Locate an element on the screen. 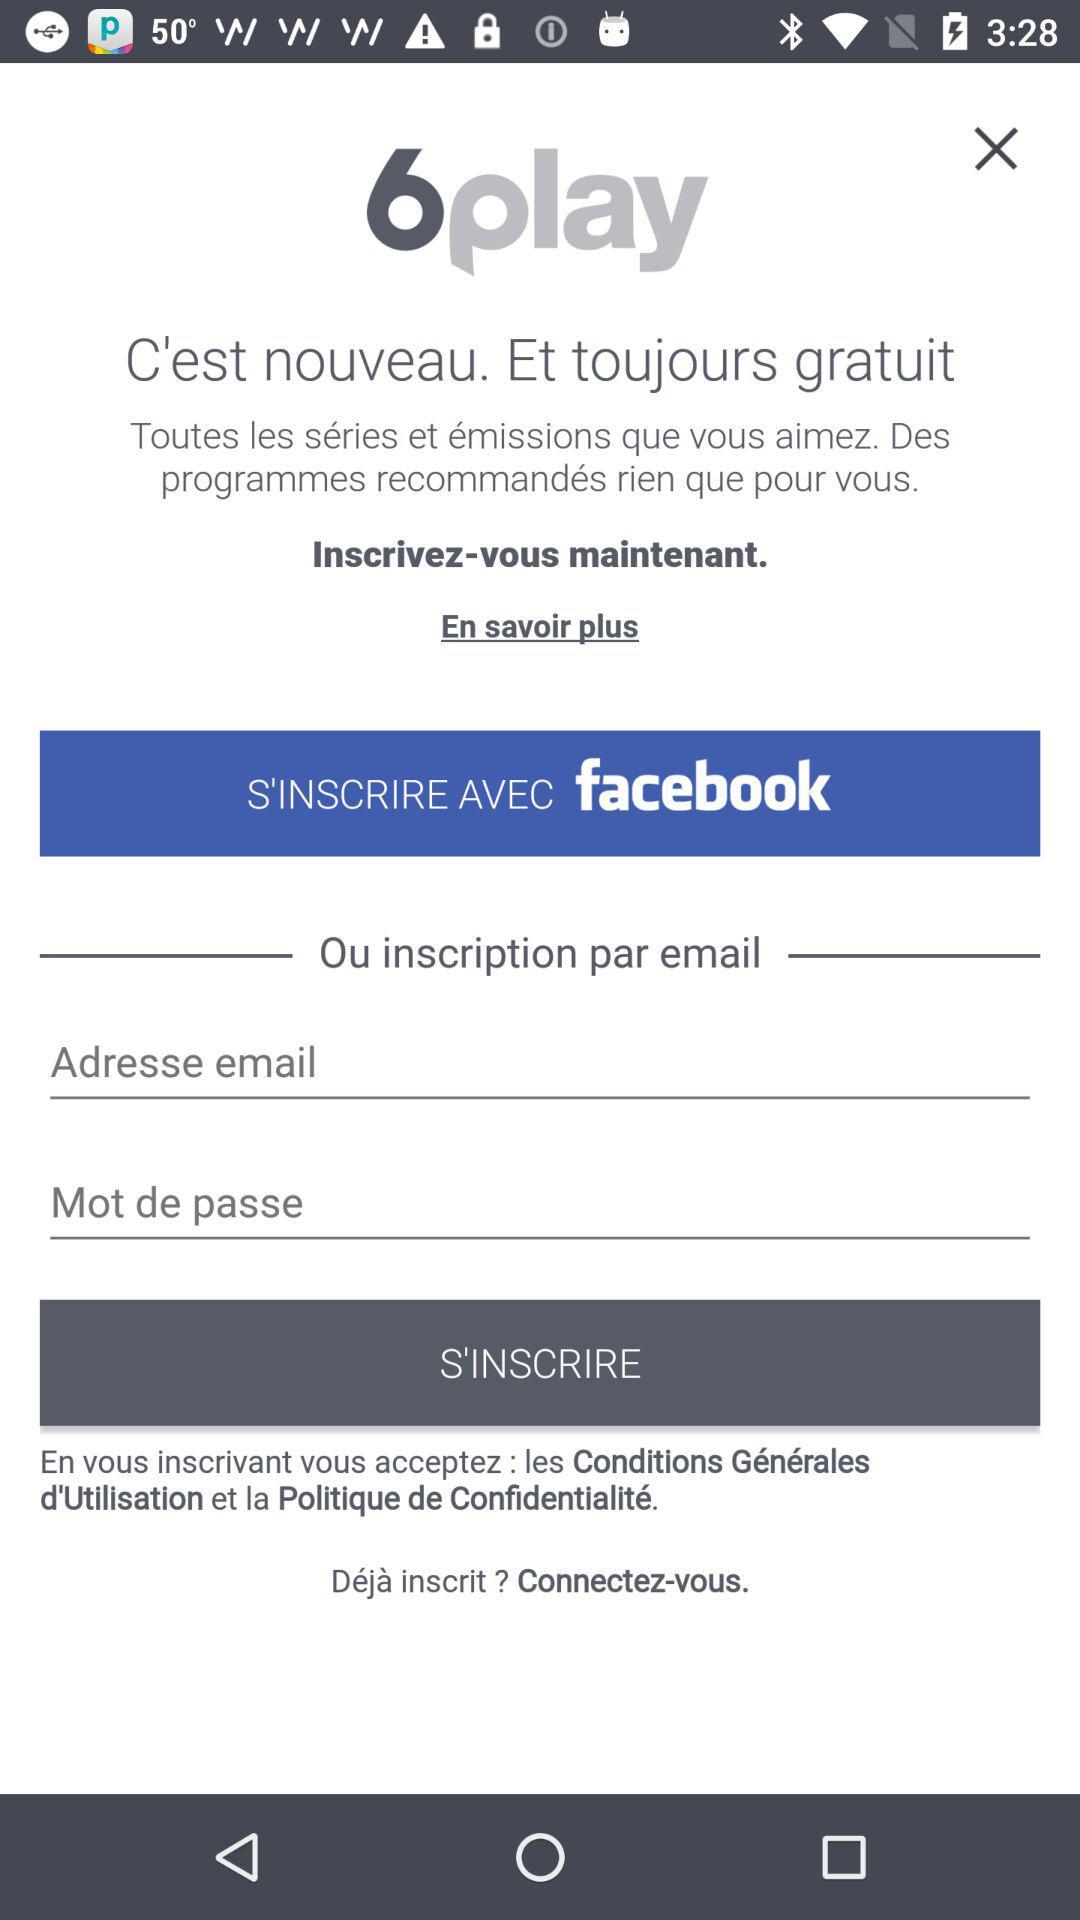 The width and height of the screenshot is (1080, 1920). the icon below the inscrivez-vous maintenant. is located at coordinates (540, 624).